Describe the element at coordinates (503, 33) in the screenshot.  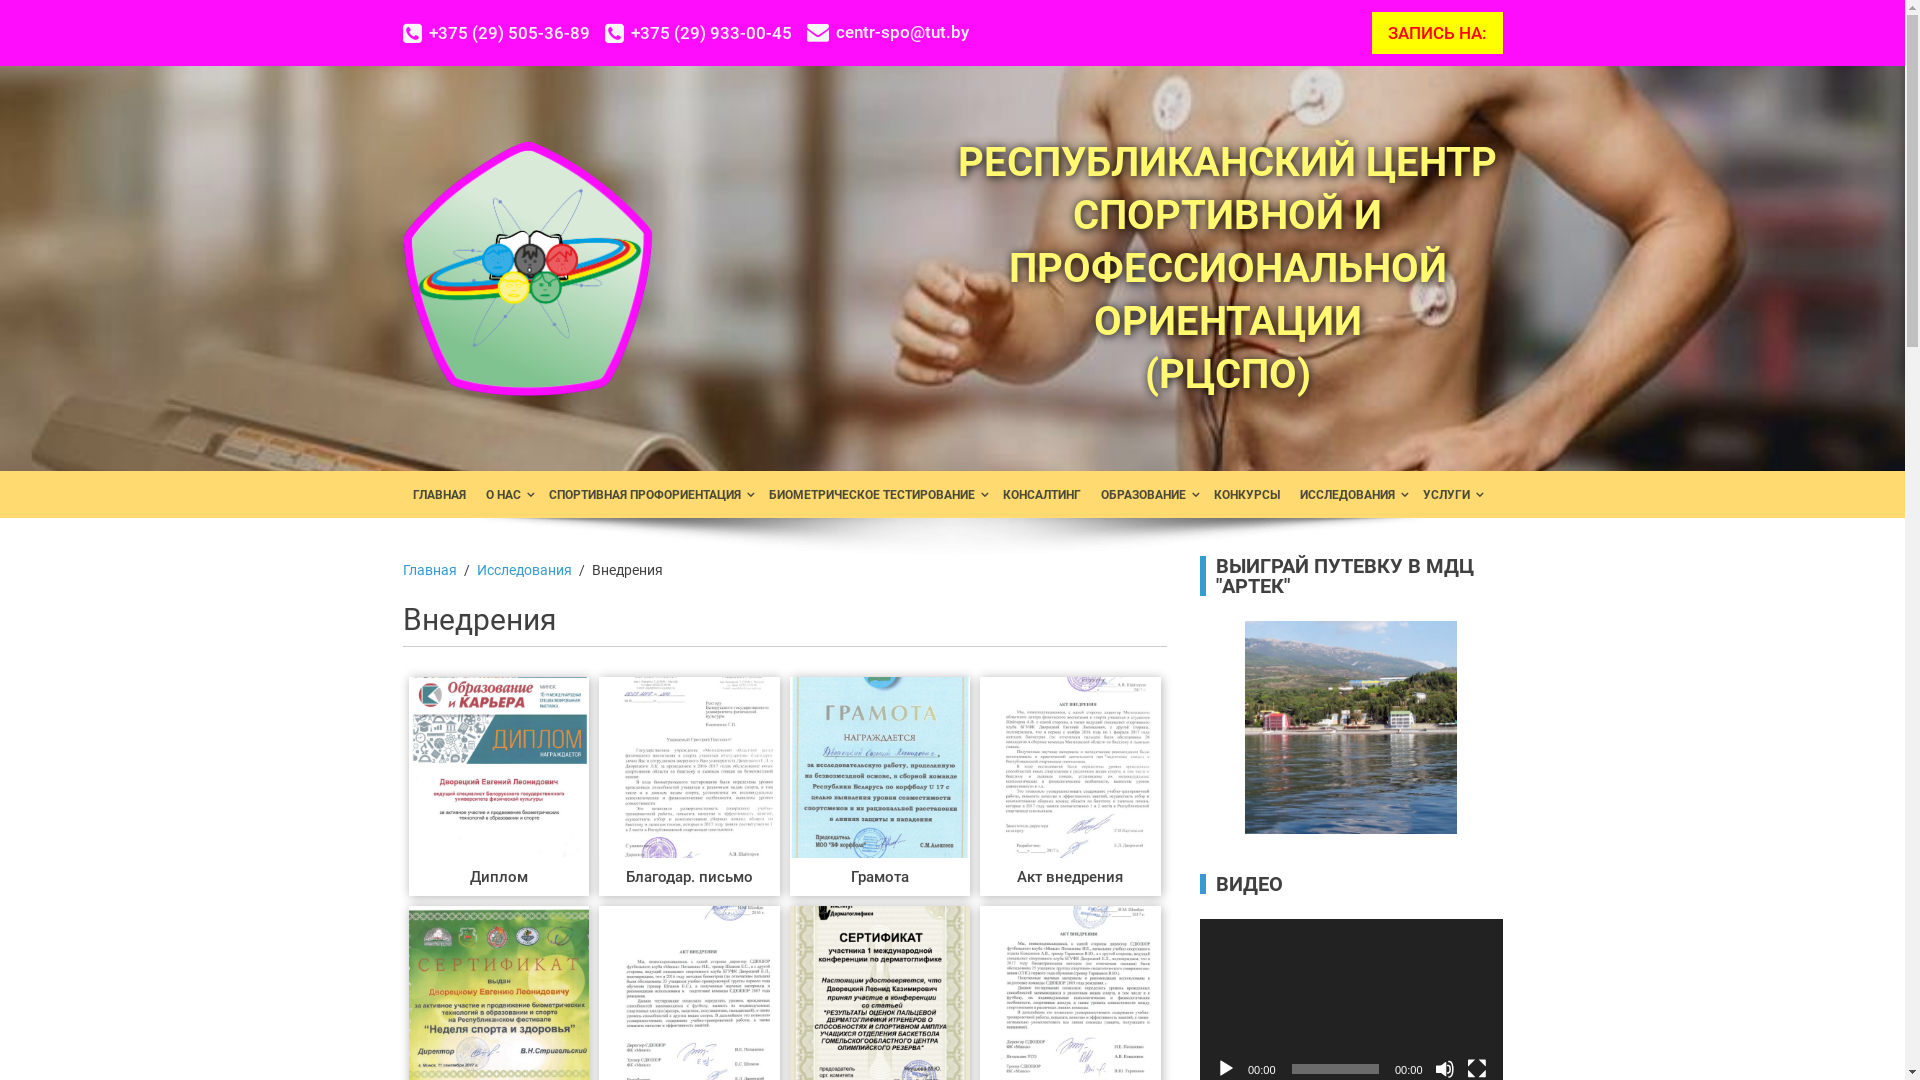
I see `'+375 (29) 505-36-89'` at that location.